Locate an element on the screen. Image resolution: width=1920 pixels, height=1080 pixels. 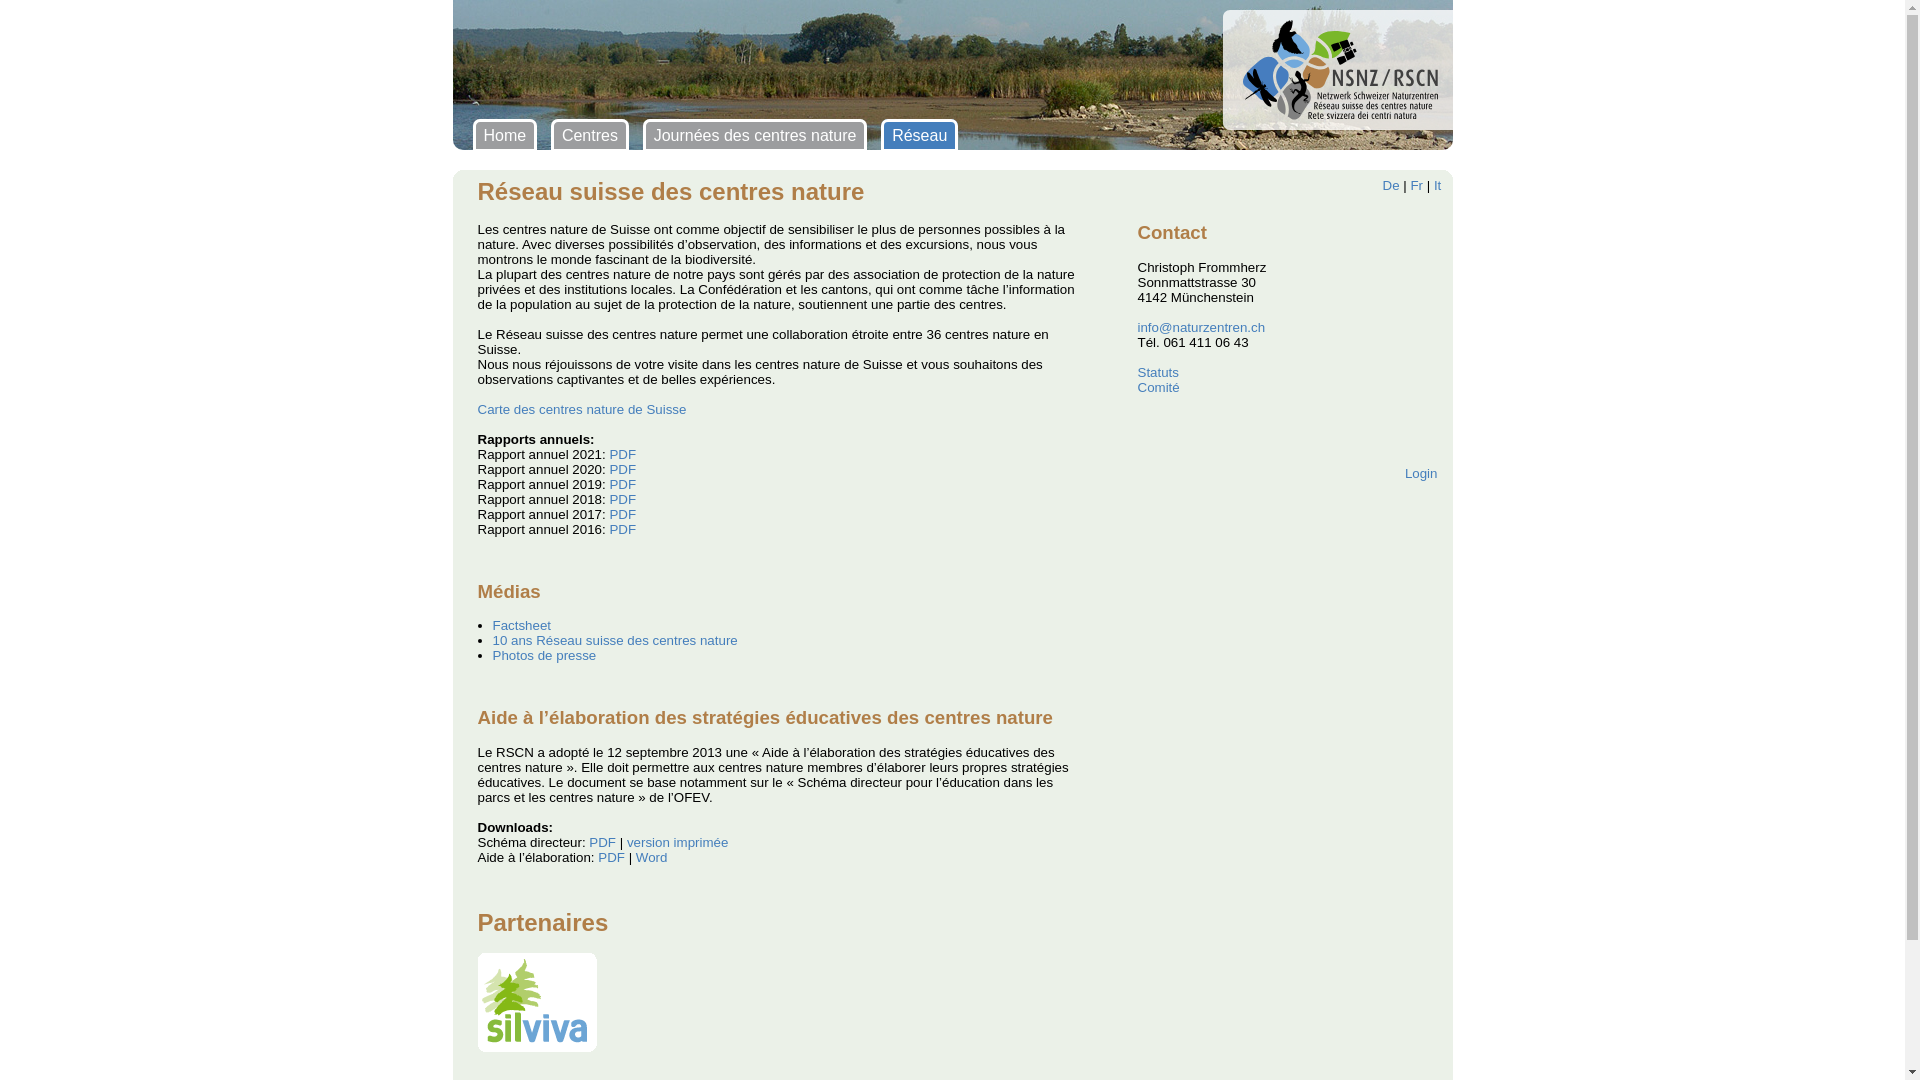
'PDF' is located at coordinates (621, 454).